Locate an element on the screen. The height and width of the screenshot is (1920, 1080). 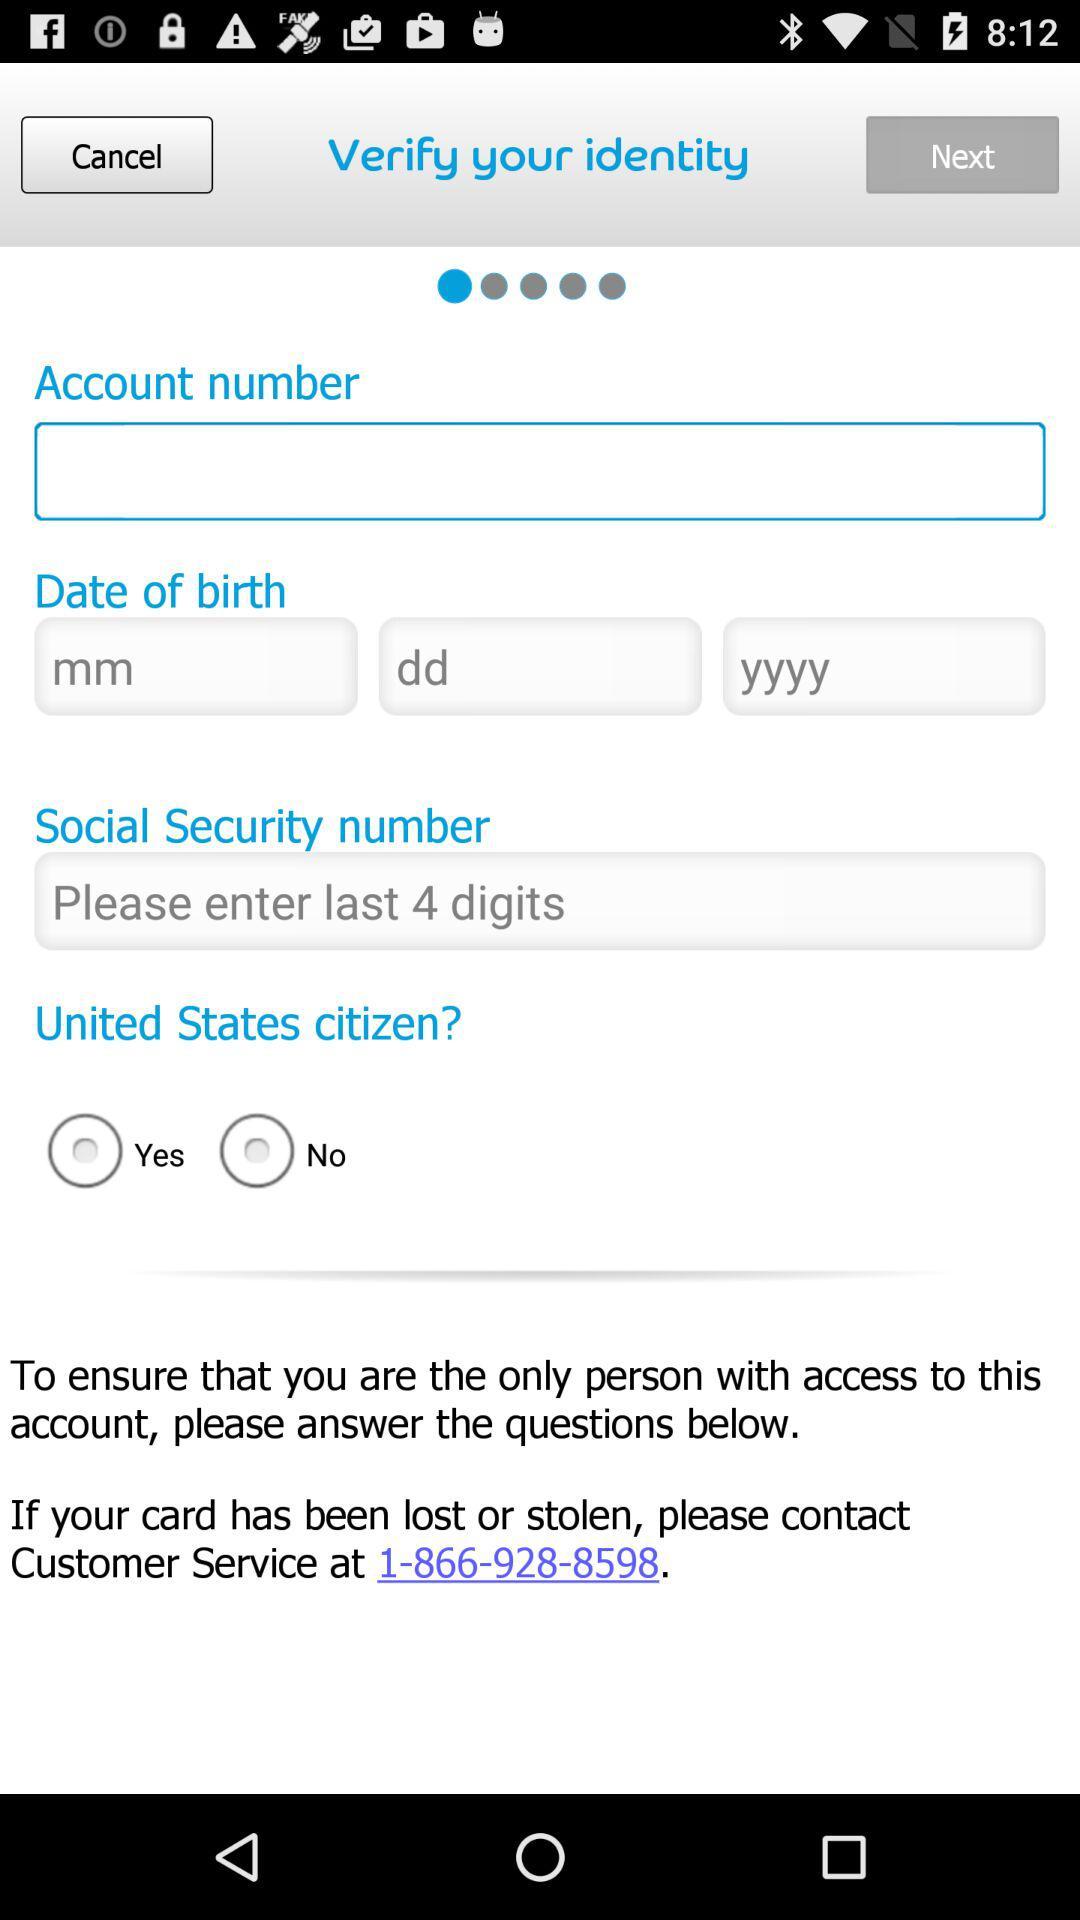
if your card is located at coordinates (545, 1535).